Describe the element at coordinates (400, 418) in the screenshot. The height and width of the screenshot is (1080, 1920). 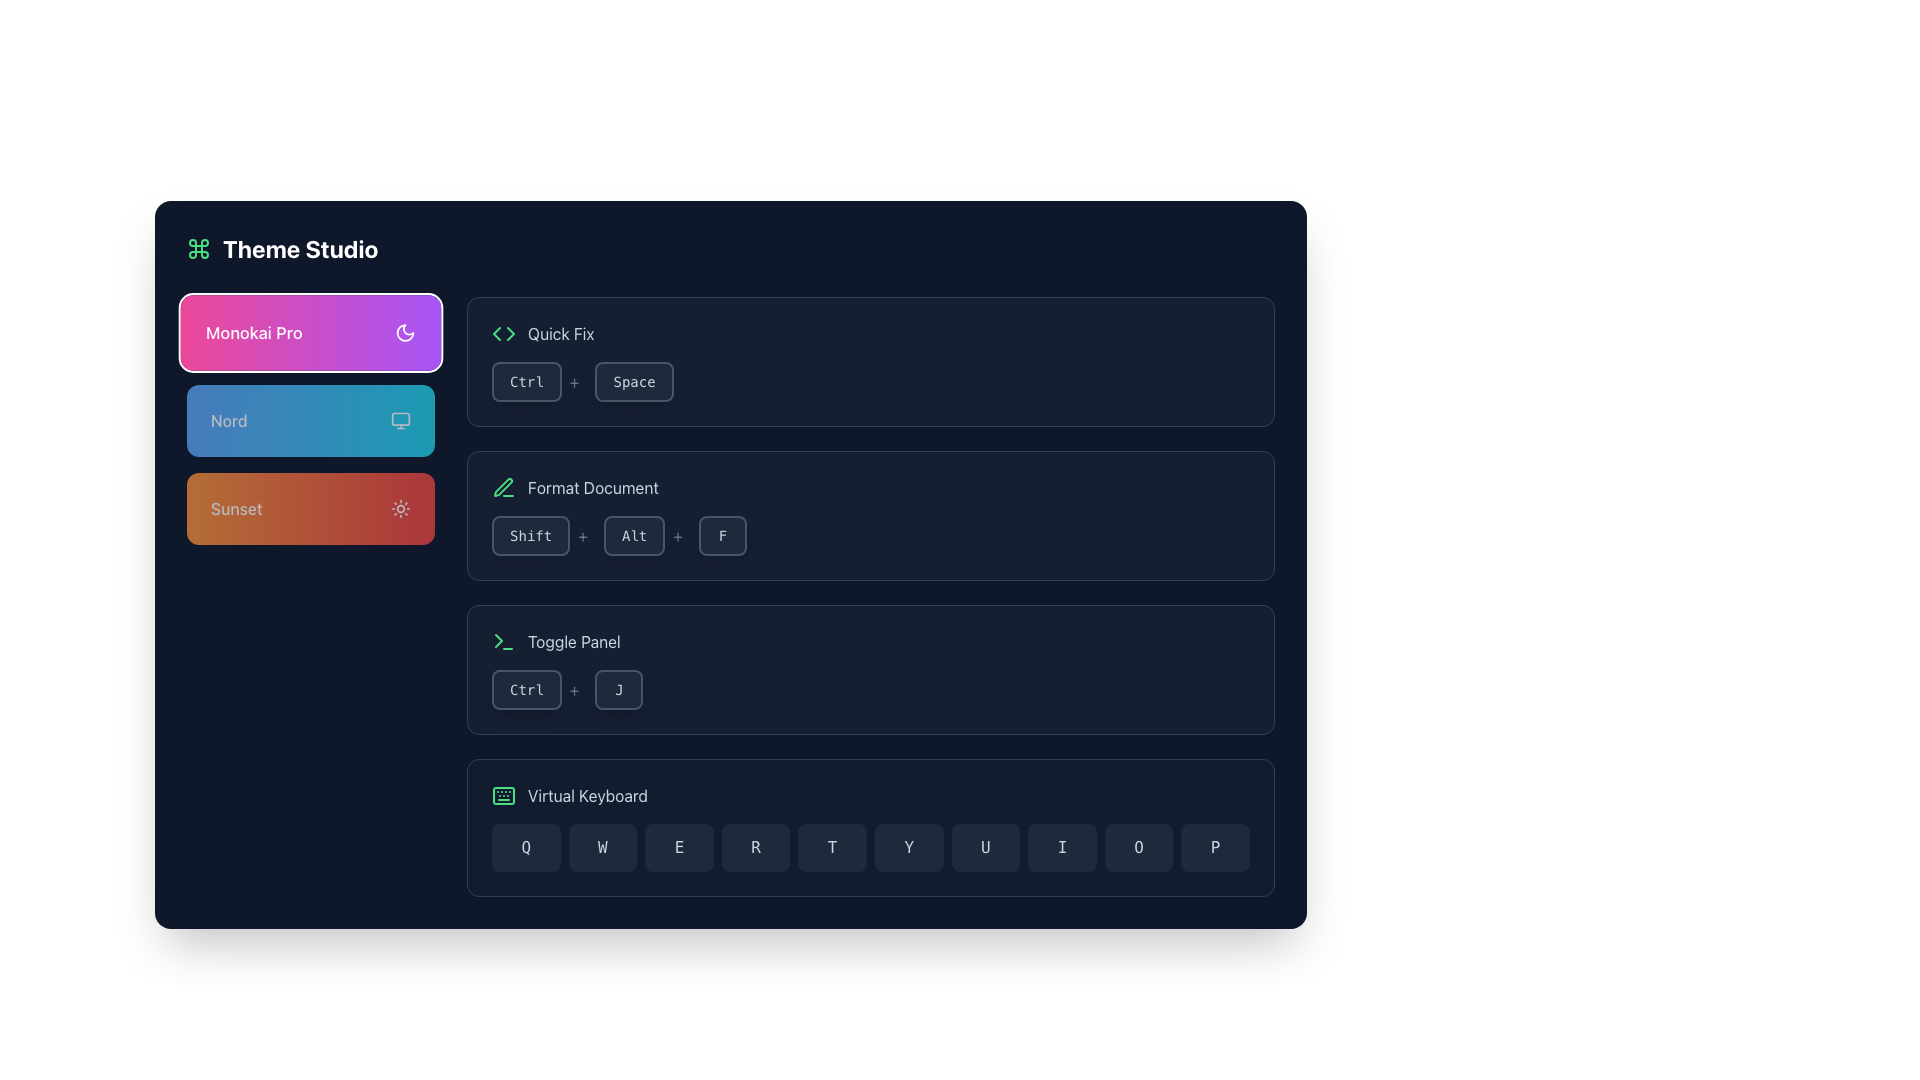
I see `the graphical monitor-shaped icon that serves as a visual indicator for the 'Nord' option located within the second colored tile on the left panel` at that location.